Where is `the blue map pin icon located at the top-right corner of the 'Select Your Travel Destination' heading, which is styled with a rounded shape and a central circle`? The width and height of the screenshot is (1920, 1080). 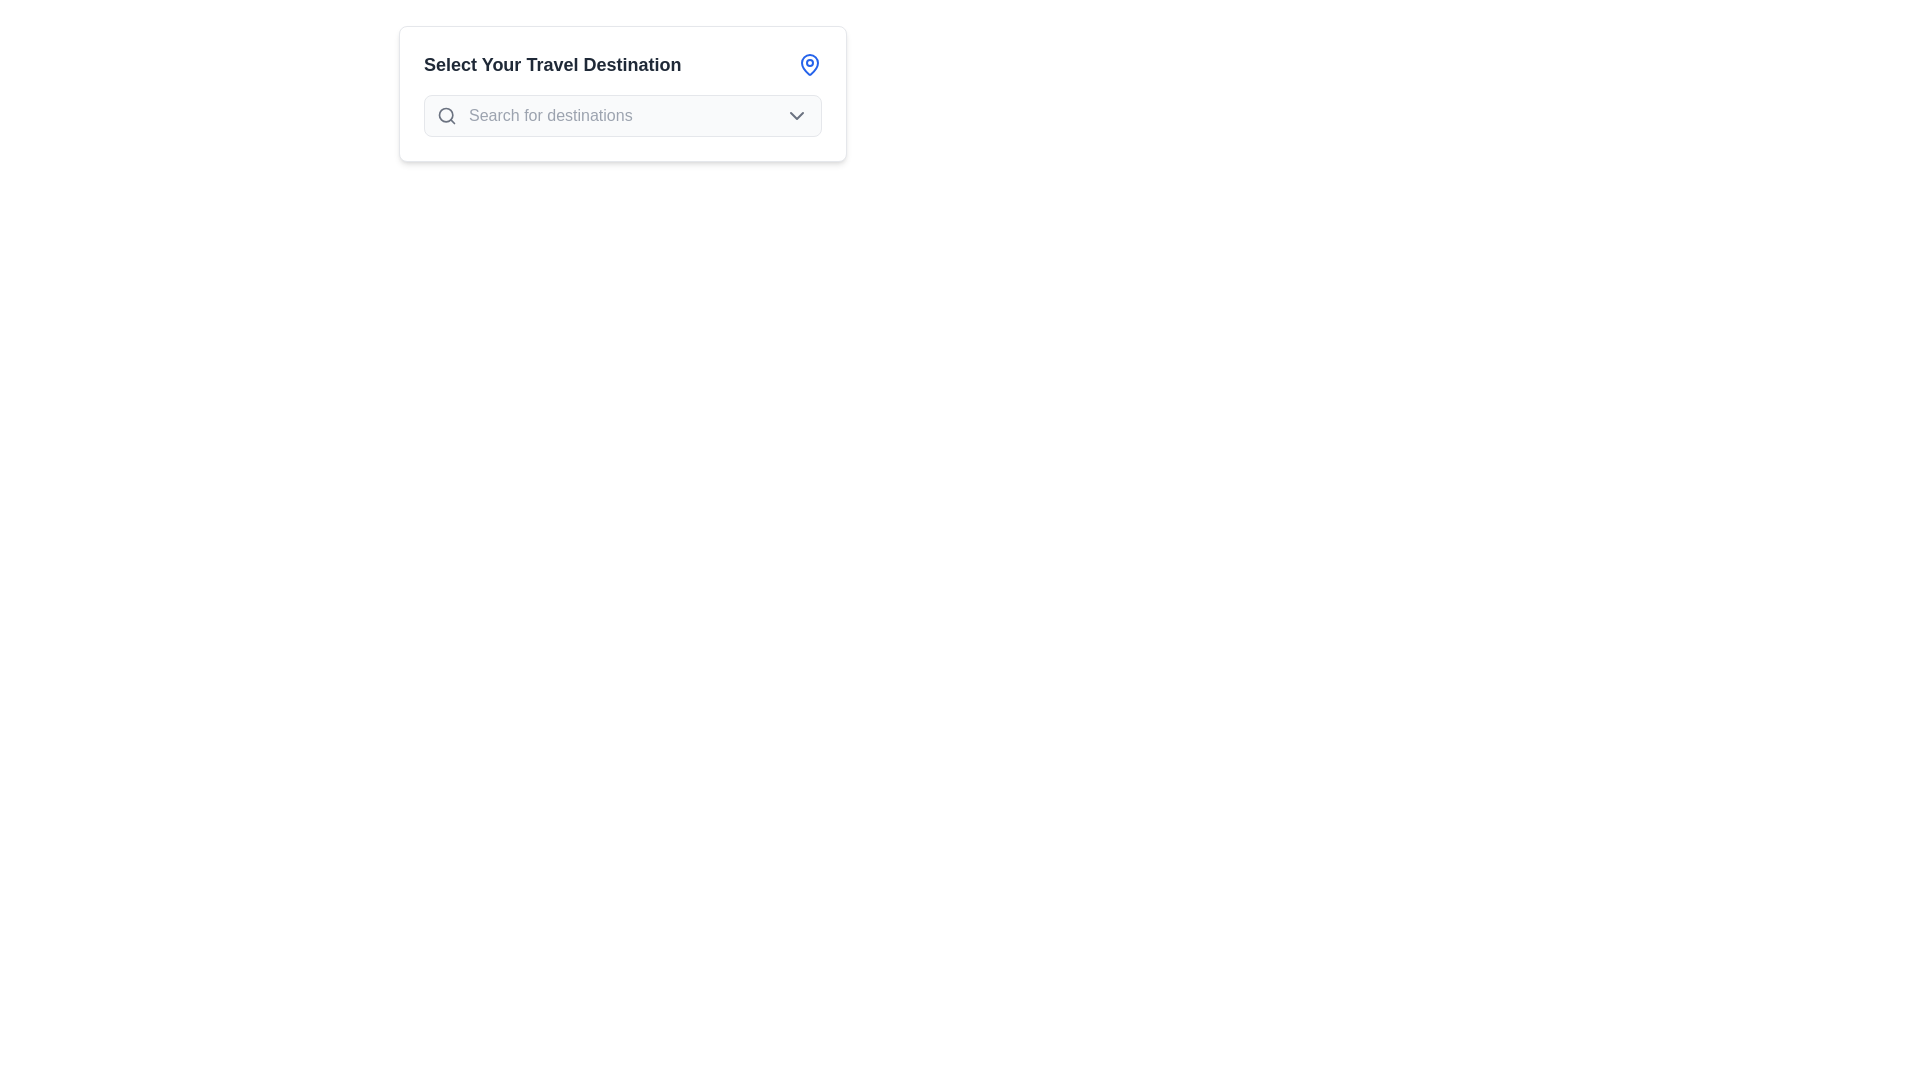
the blue map pin icon located at the top-right corner of the 'Select Your Travel Destination' heading, which is styled with a rounded shape and a central circle is located at coordinates (810, 64).